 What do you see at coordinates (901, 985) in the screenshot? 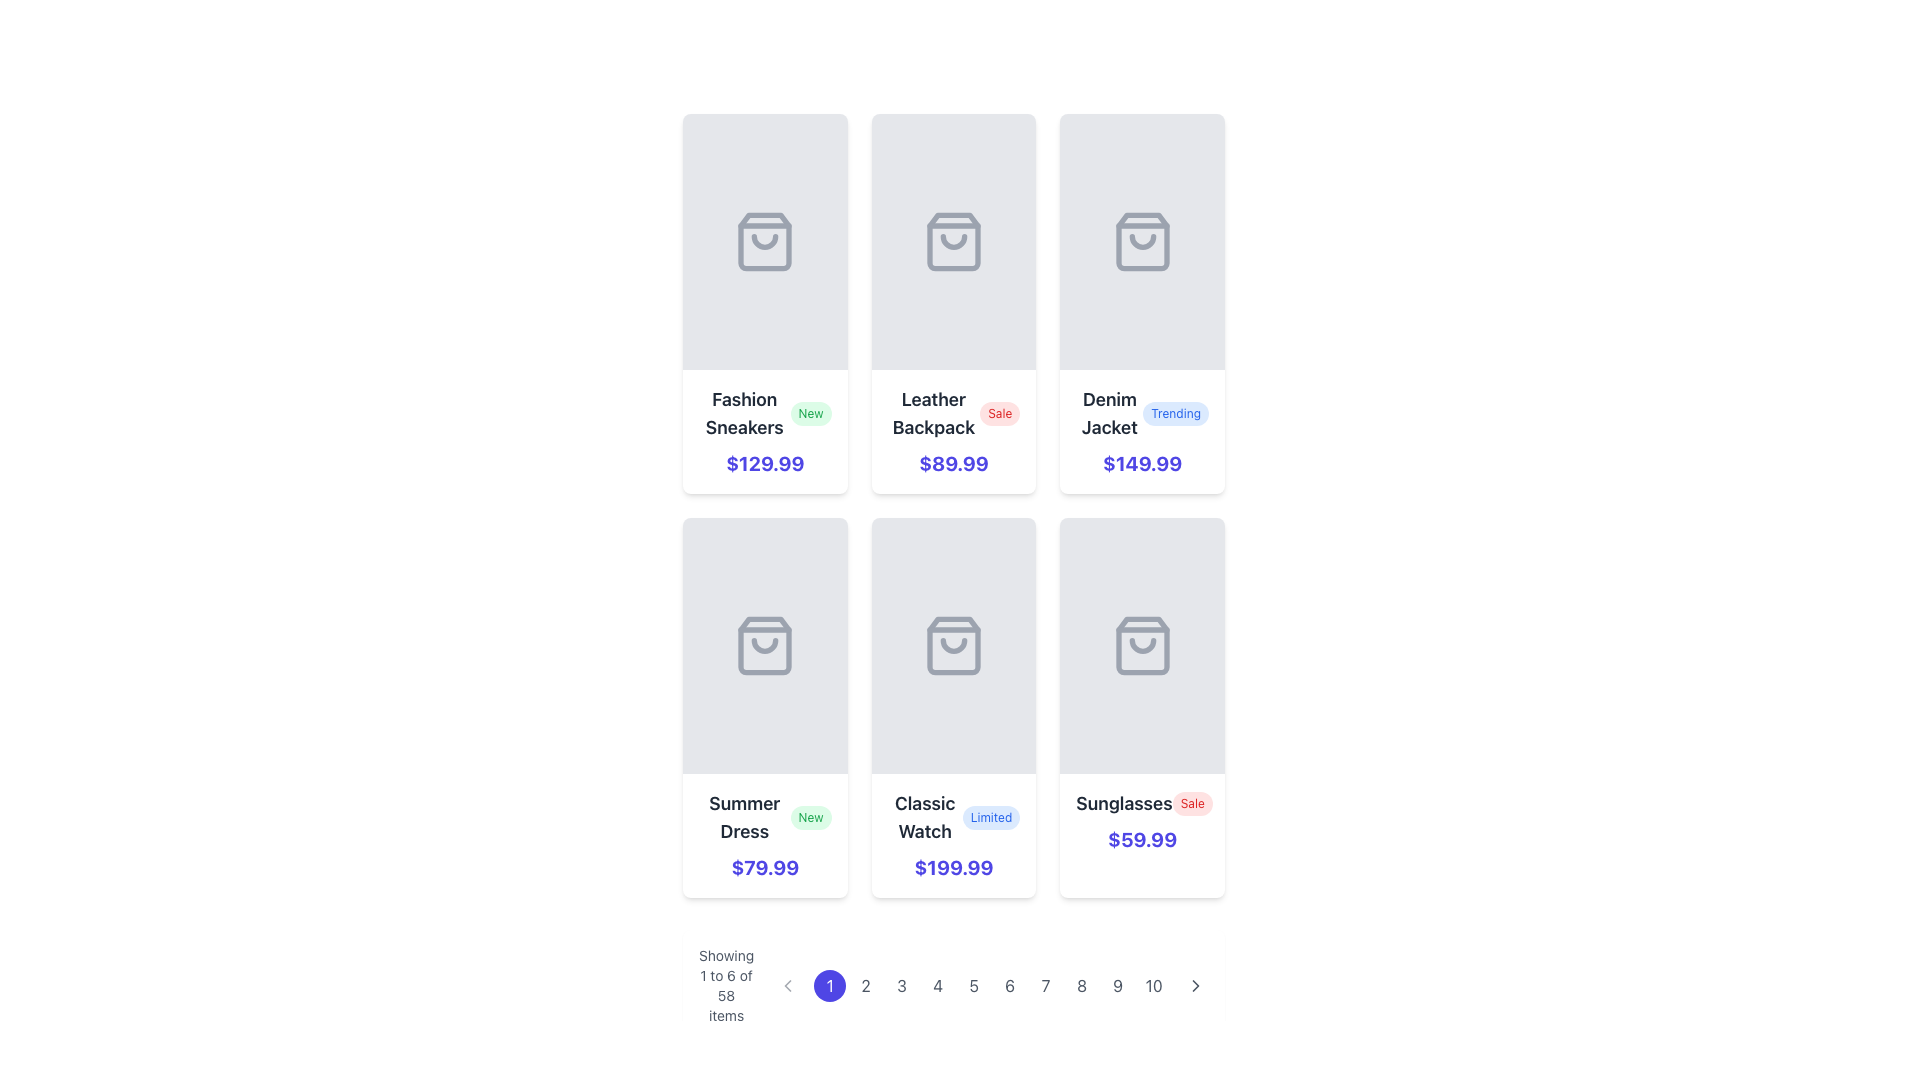
I see `the circular button labeled '3'` at bounding box center [901, 985].